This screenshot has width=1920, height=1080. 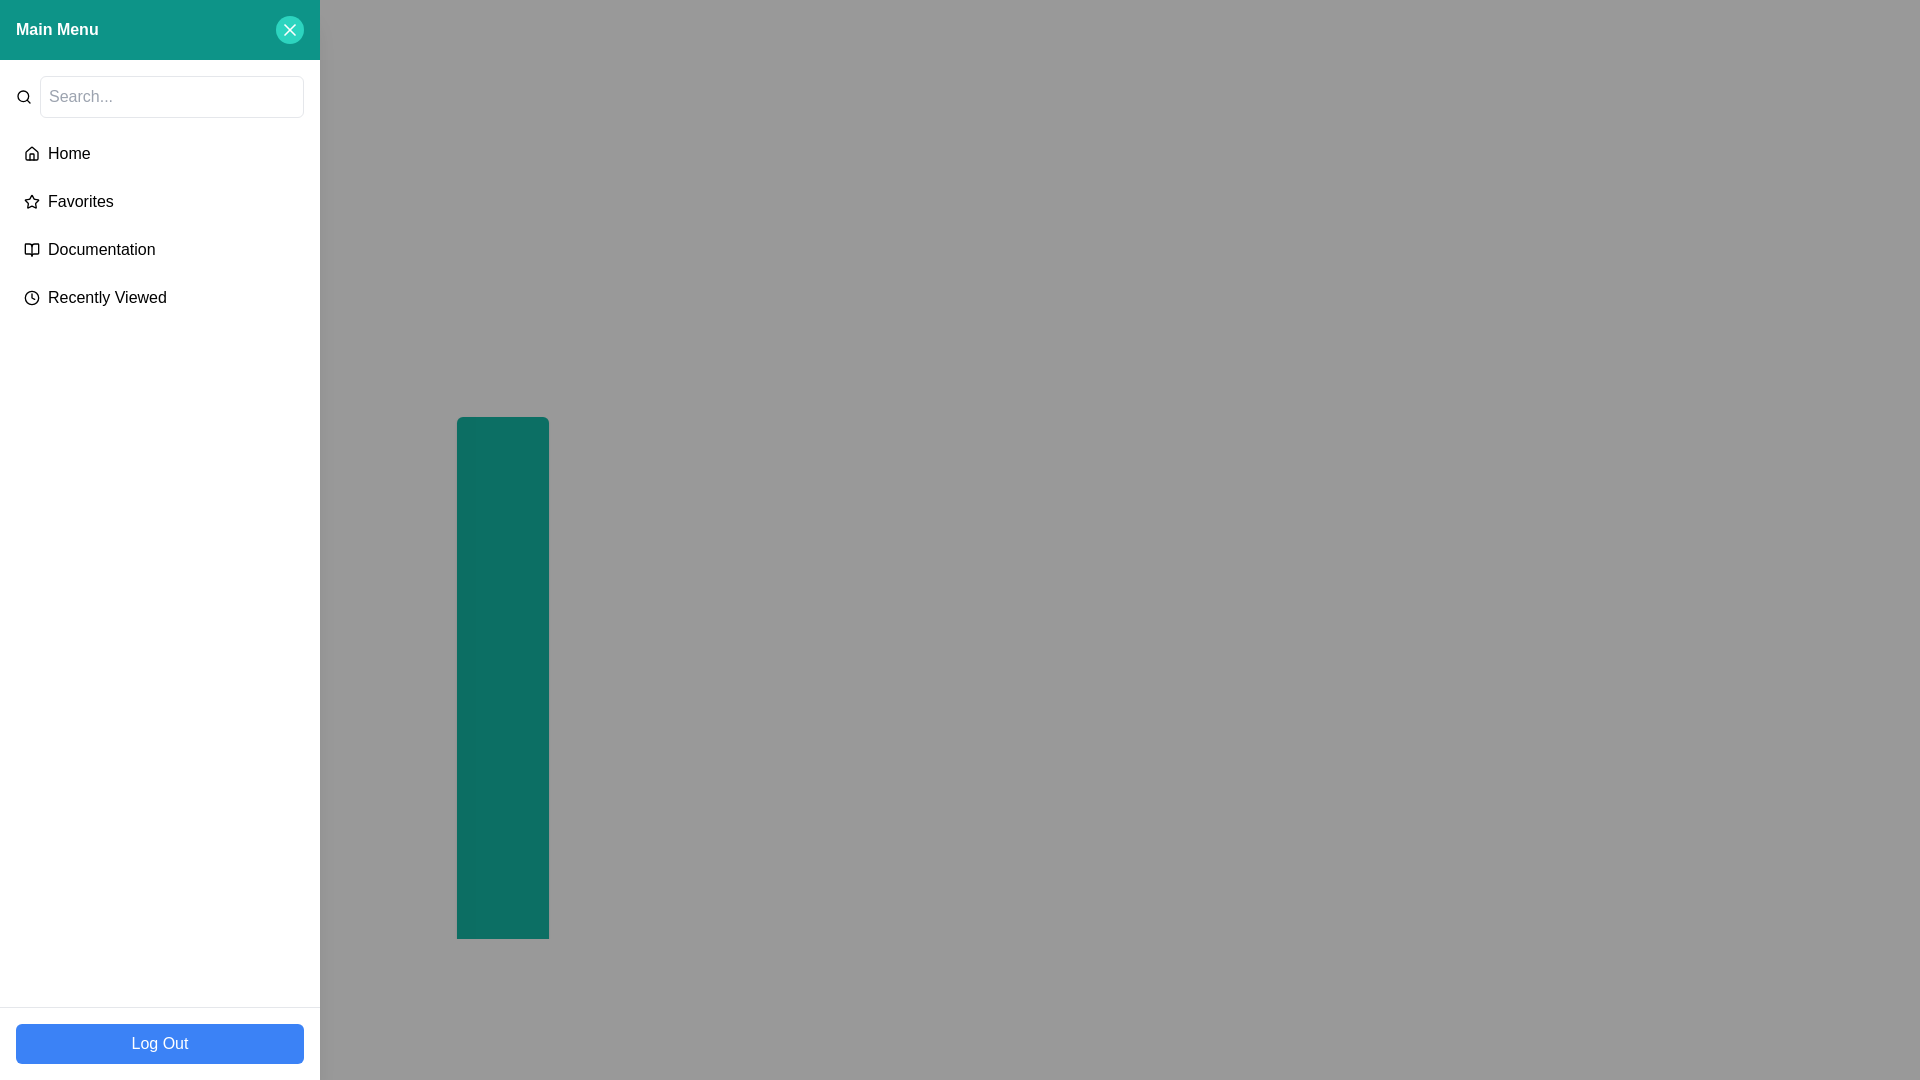 What do you see at coordinates (32, 297) in the screenshot?
I see `the small clock icon located on the left side of the 'Recently Viewed' menu item, which serves as a visual indicator for time or history functions` at bounding box center [32, 297].